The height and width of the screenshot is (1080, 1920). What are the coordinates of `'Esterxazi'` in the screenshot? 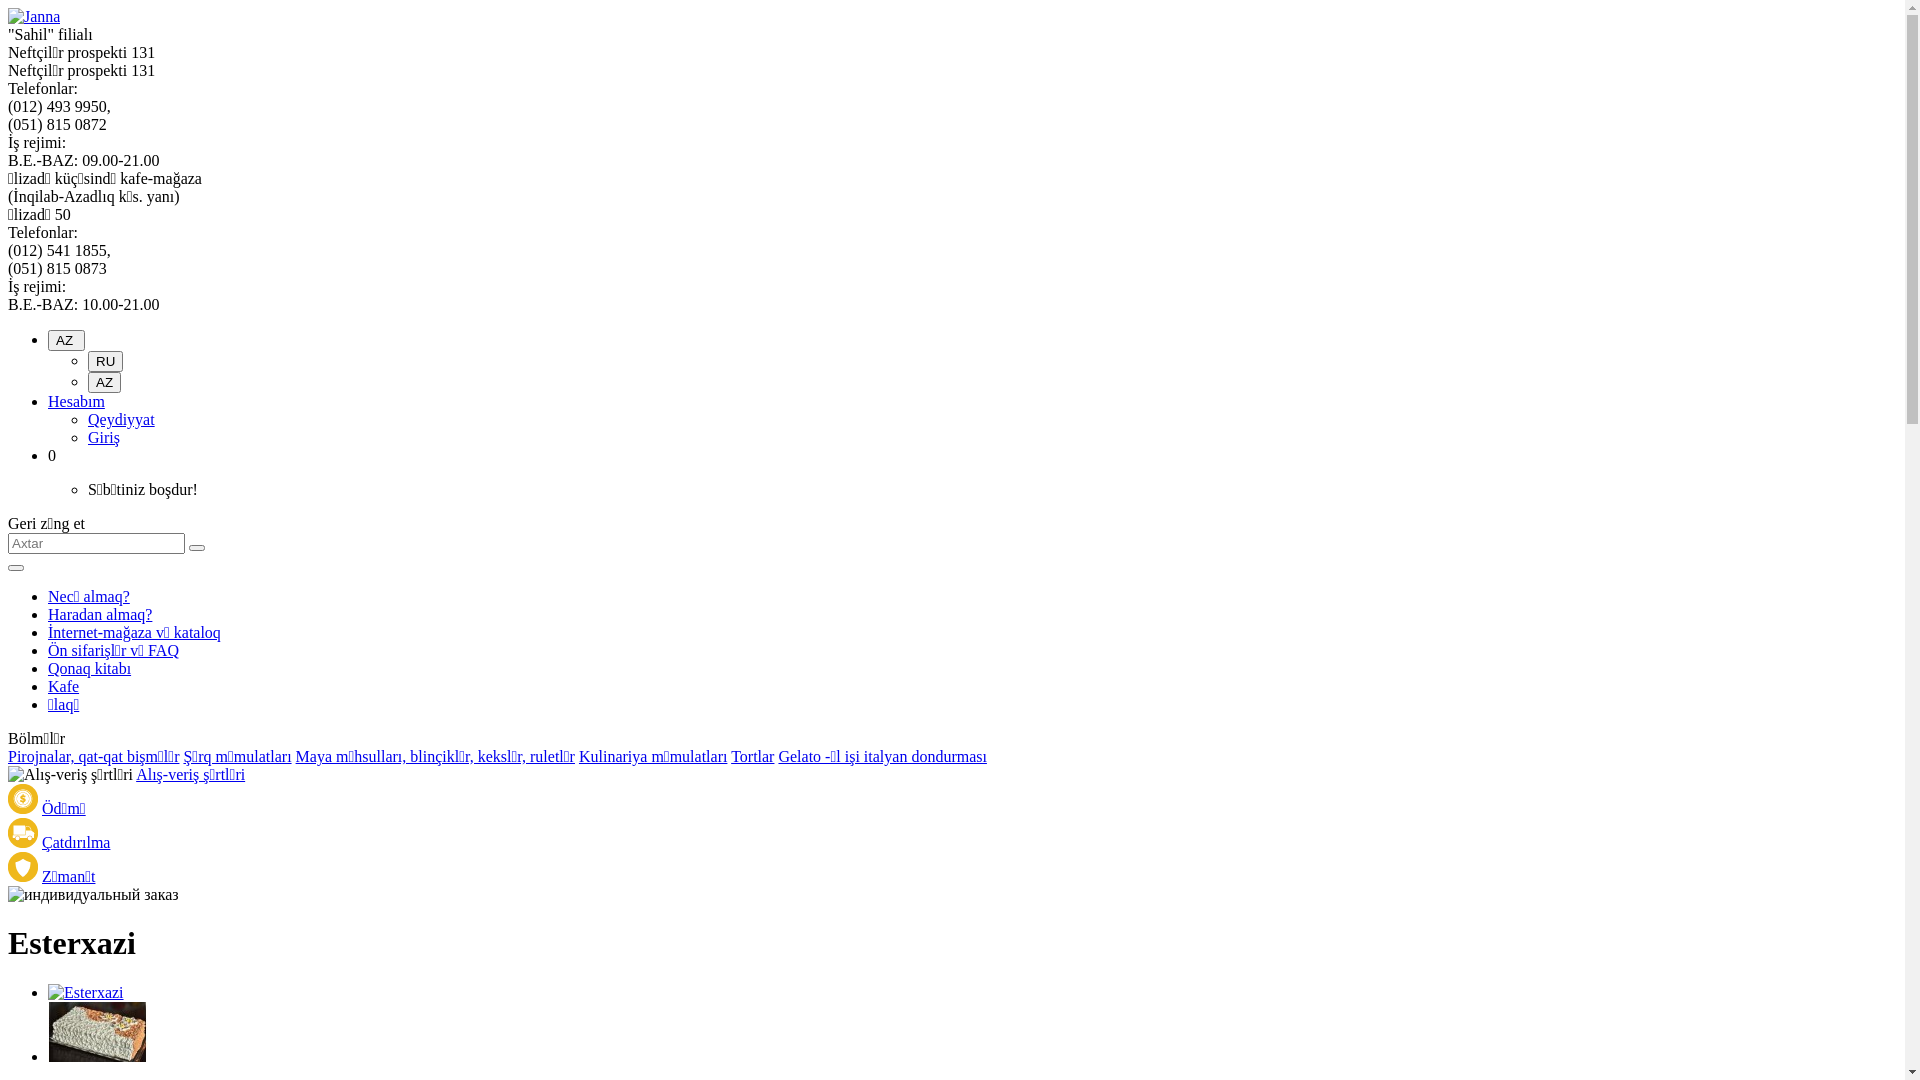 It's located at (85, 992).